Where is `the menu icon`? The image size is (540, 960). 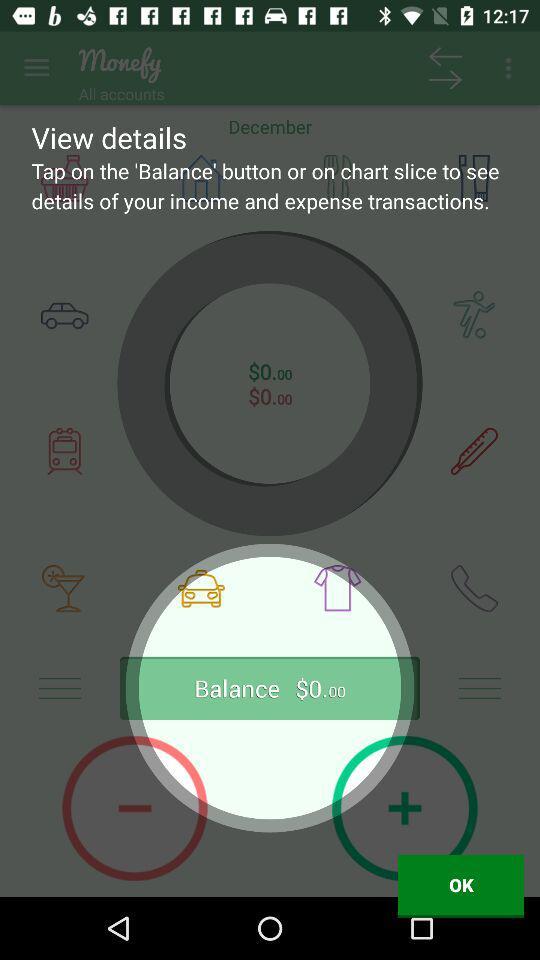 the menu icon is located at coordinates (59, 688).